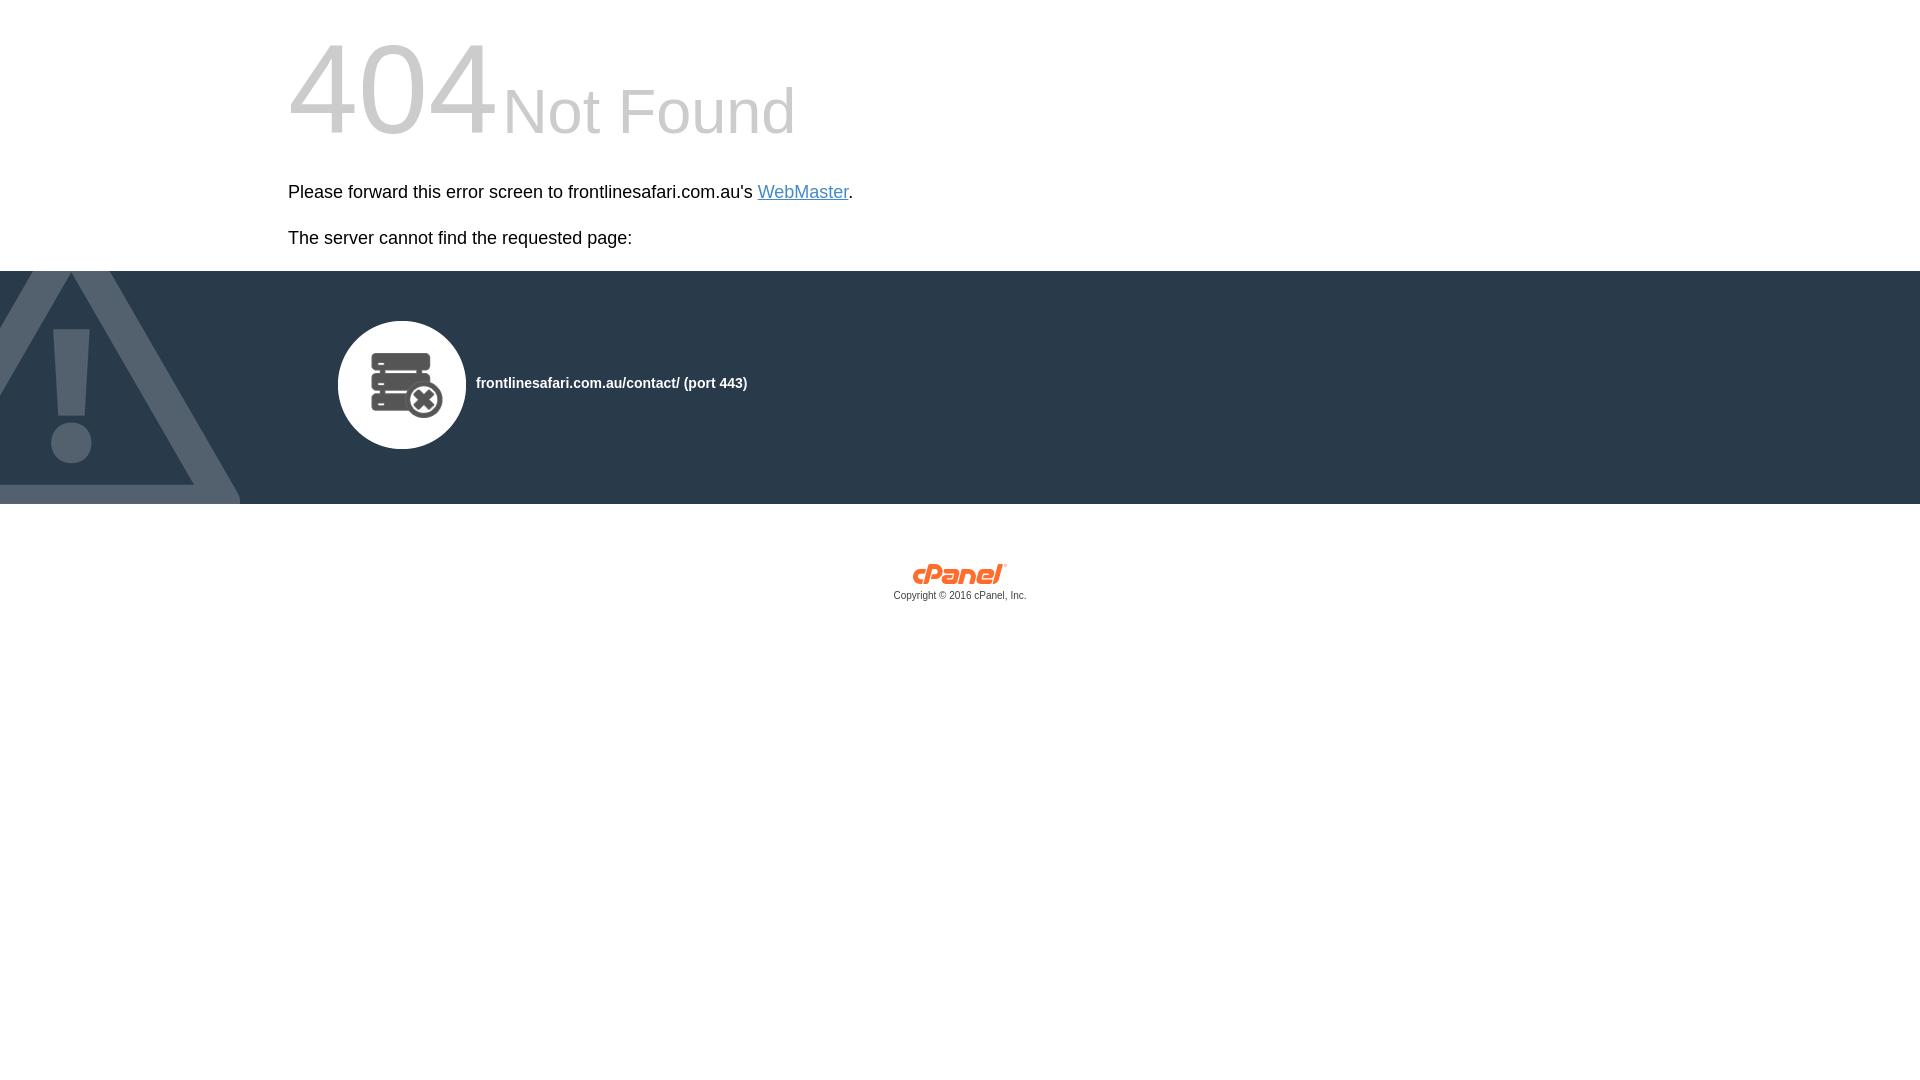  What do you see at coordinates (757, 192) in the screenshot?
I see `'WebMaster'` at bounding box center [757, 192].